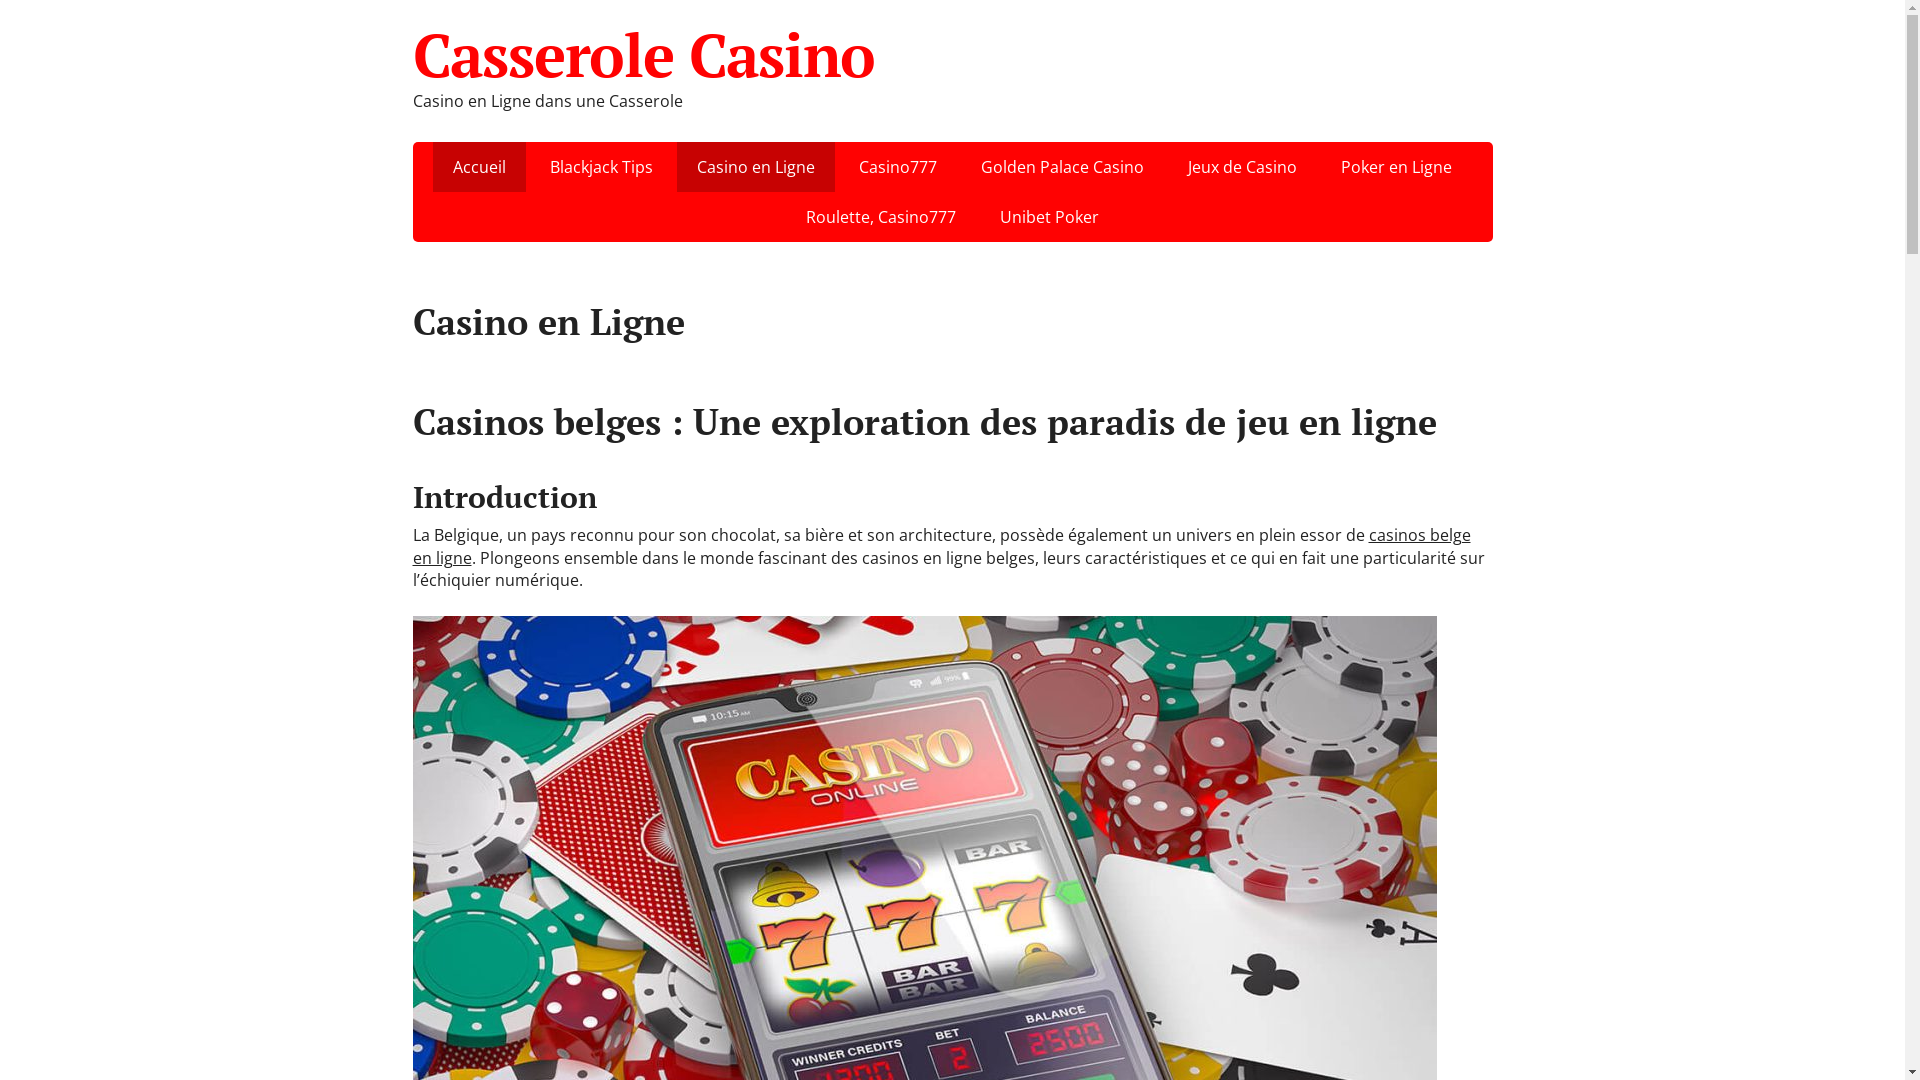 Image resolution: width=1920 pixels, height=1080 pixels. Describe the element at coordinates (754, 165) in the screenshot. I see `'Casino en Ligne'` at that location.